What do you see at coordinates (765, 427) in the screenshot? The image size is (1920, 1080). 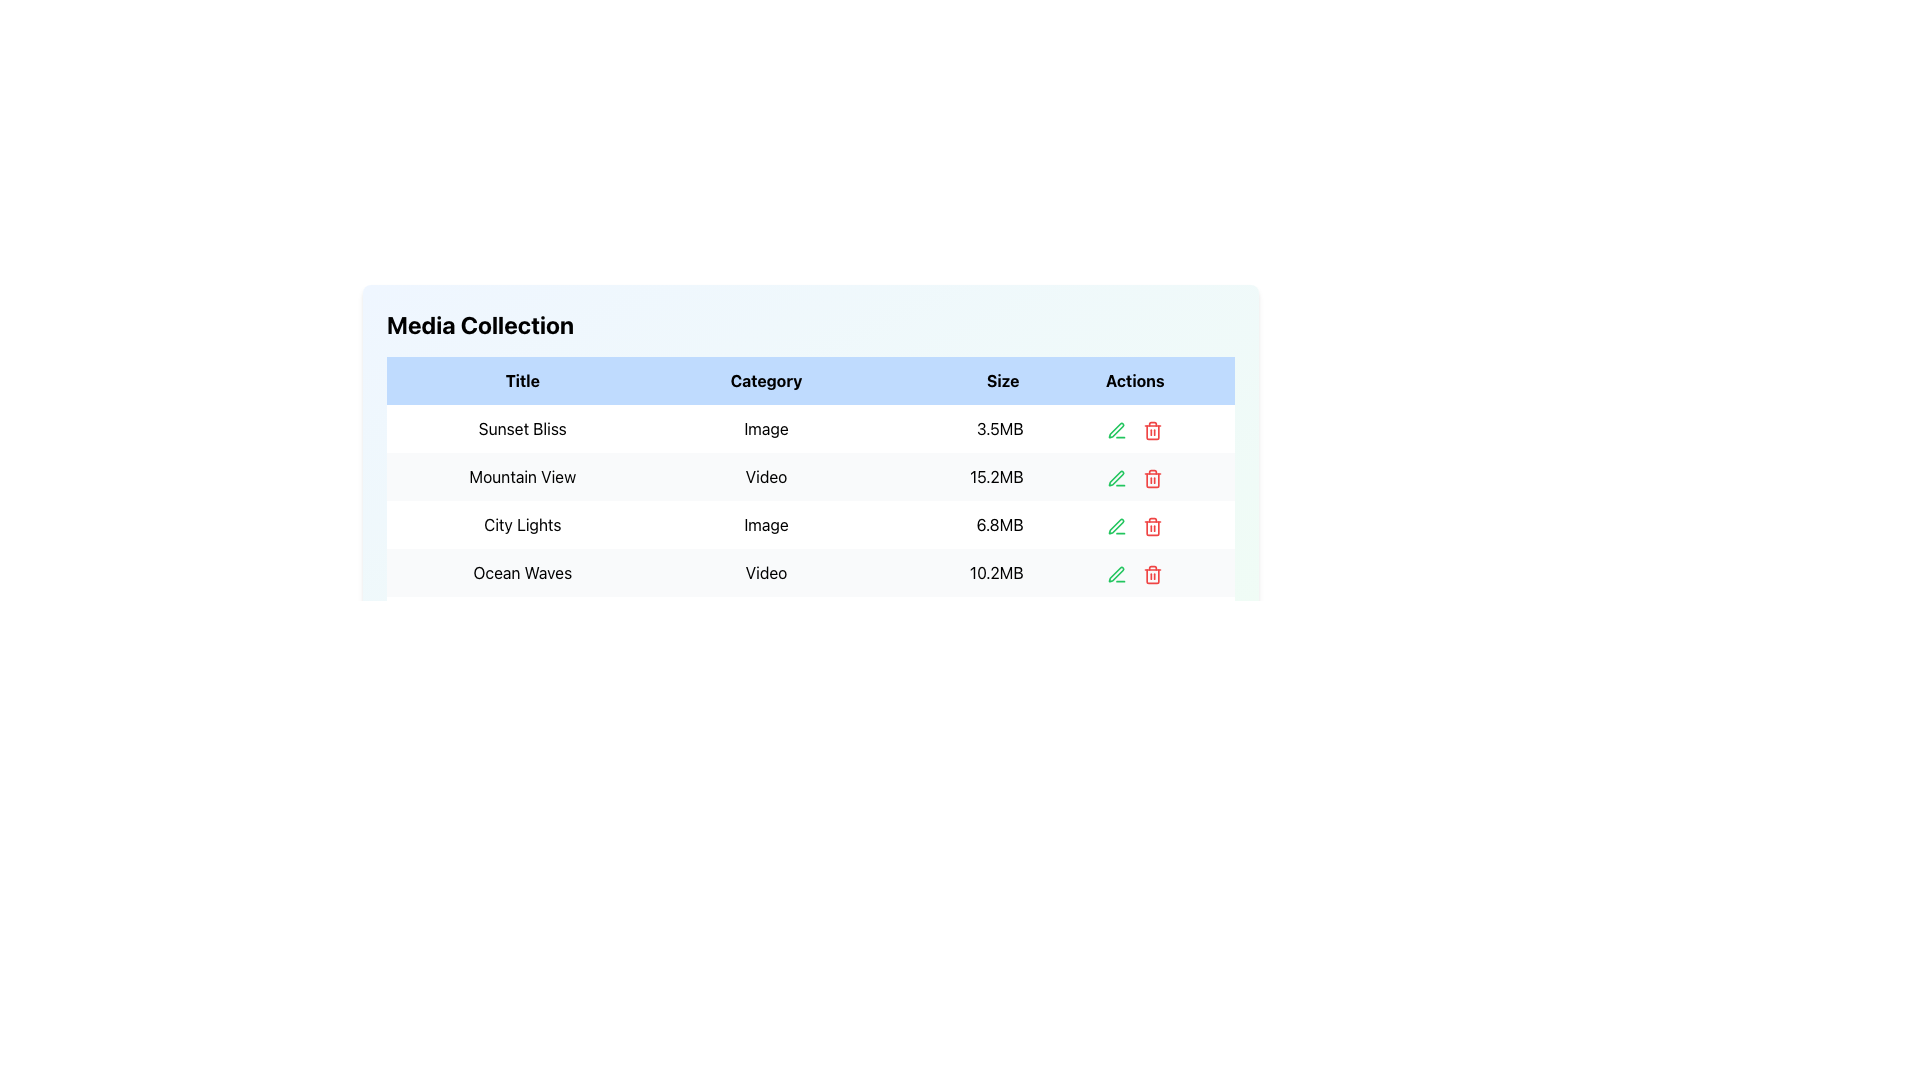 I see `text label that displays 'Image', which is right-aligned with 'Sunset Bliss' and part of the metadata in the second column of the row for 'Sunset Bliss'` at bounding box center [765, 427].